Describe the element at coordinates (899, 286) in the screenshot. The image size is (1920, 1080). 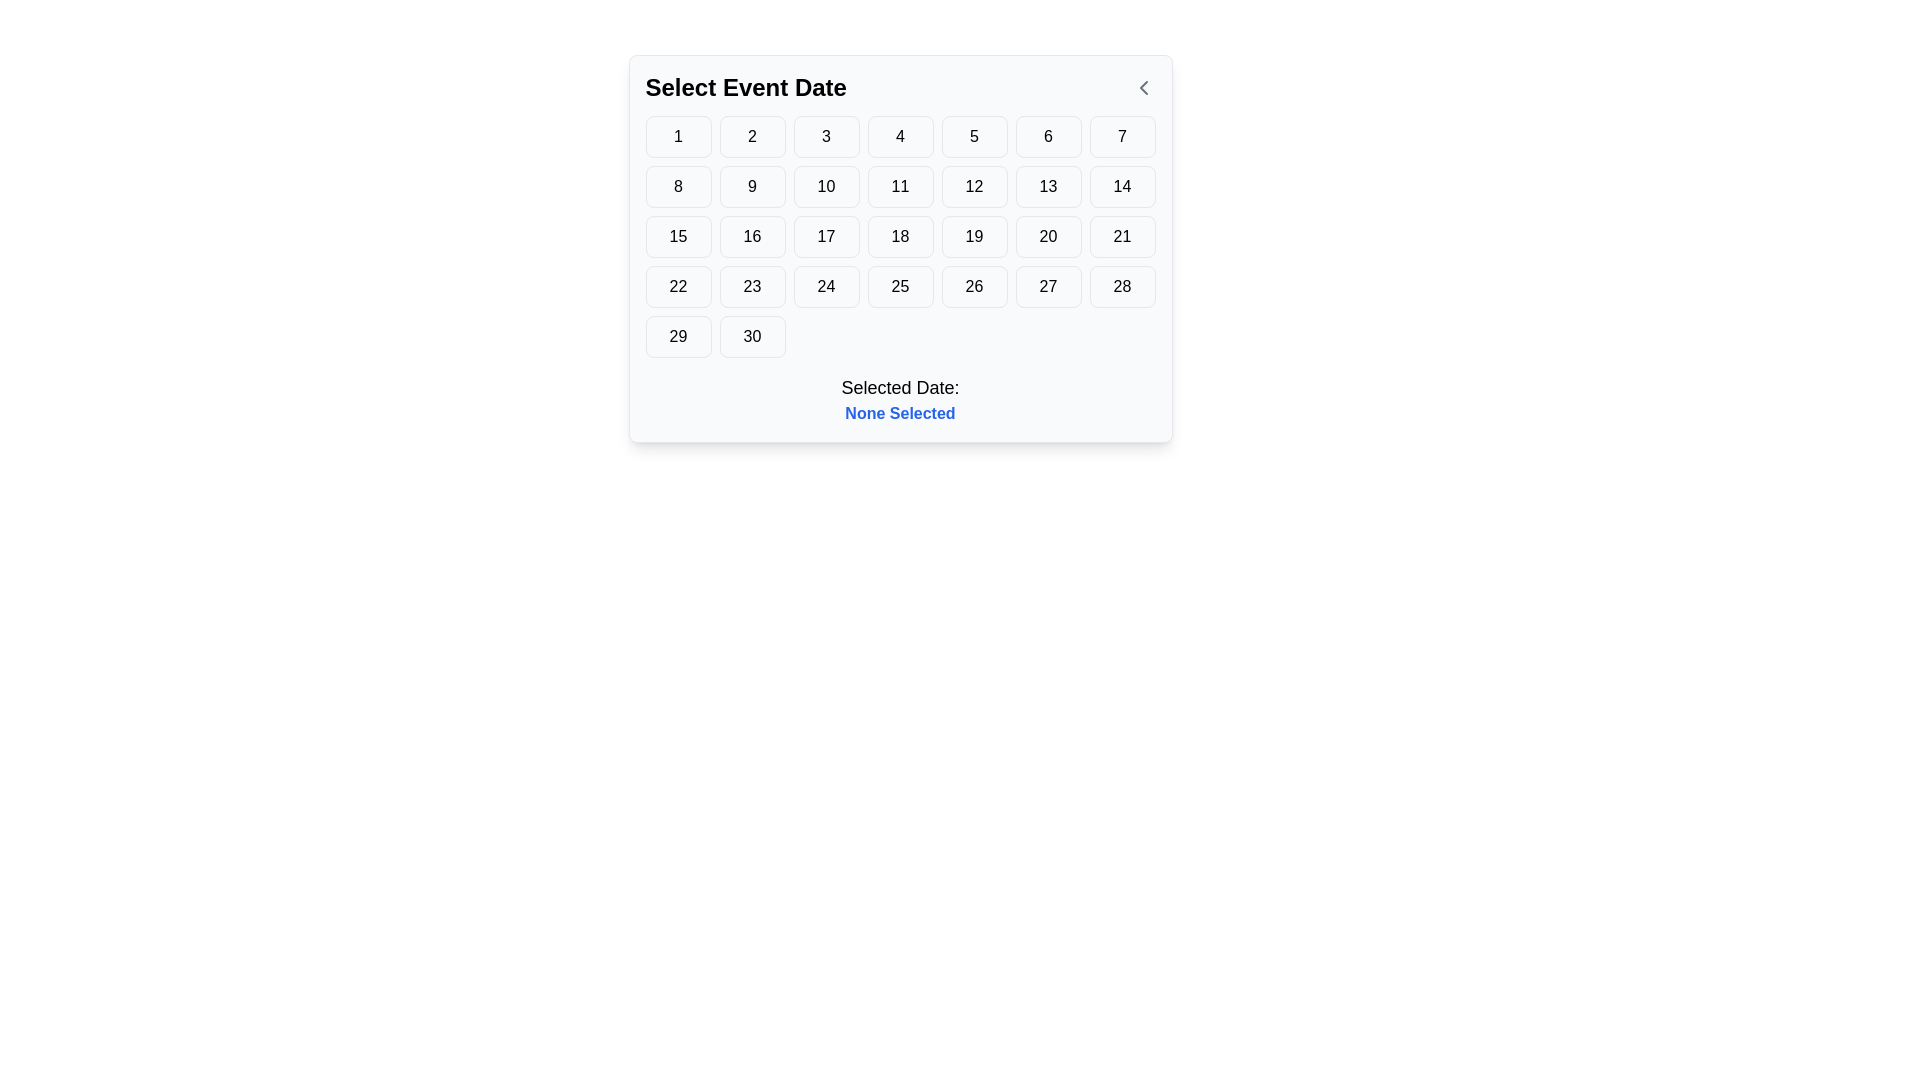
I see `the calendar date selection button for the date '25' located in the fourth row and fourth column of the grid layout` at that location.